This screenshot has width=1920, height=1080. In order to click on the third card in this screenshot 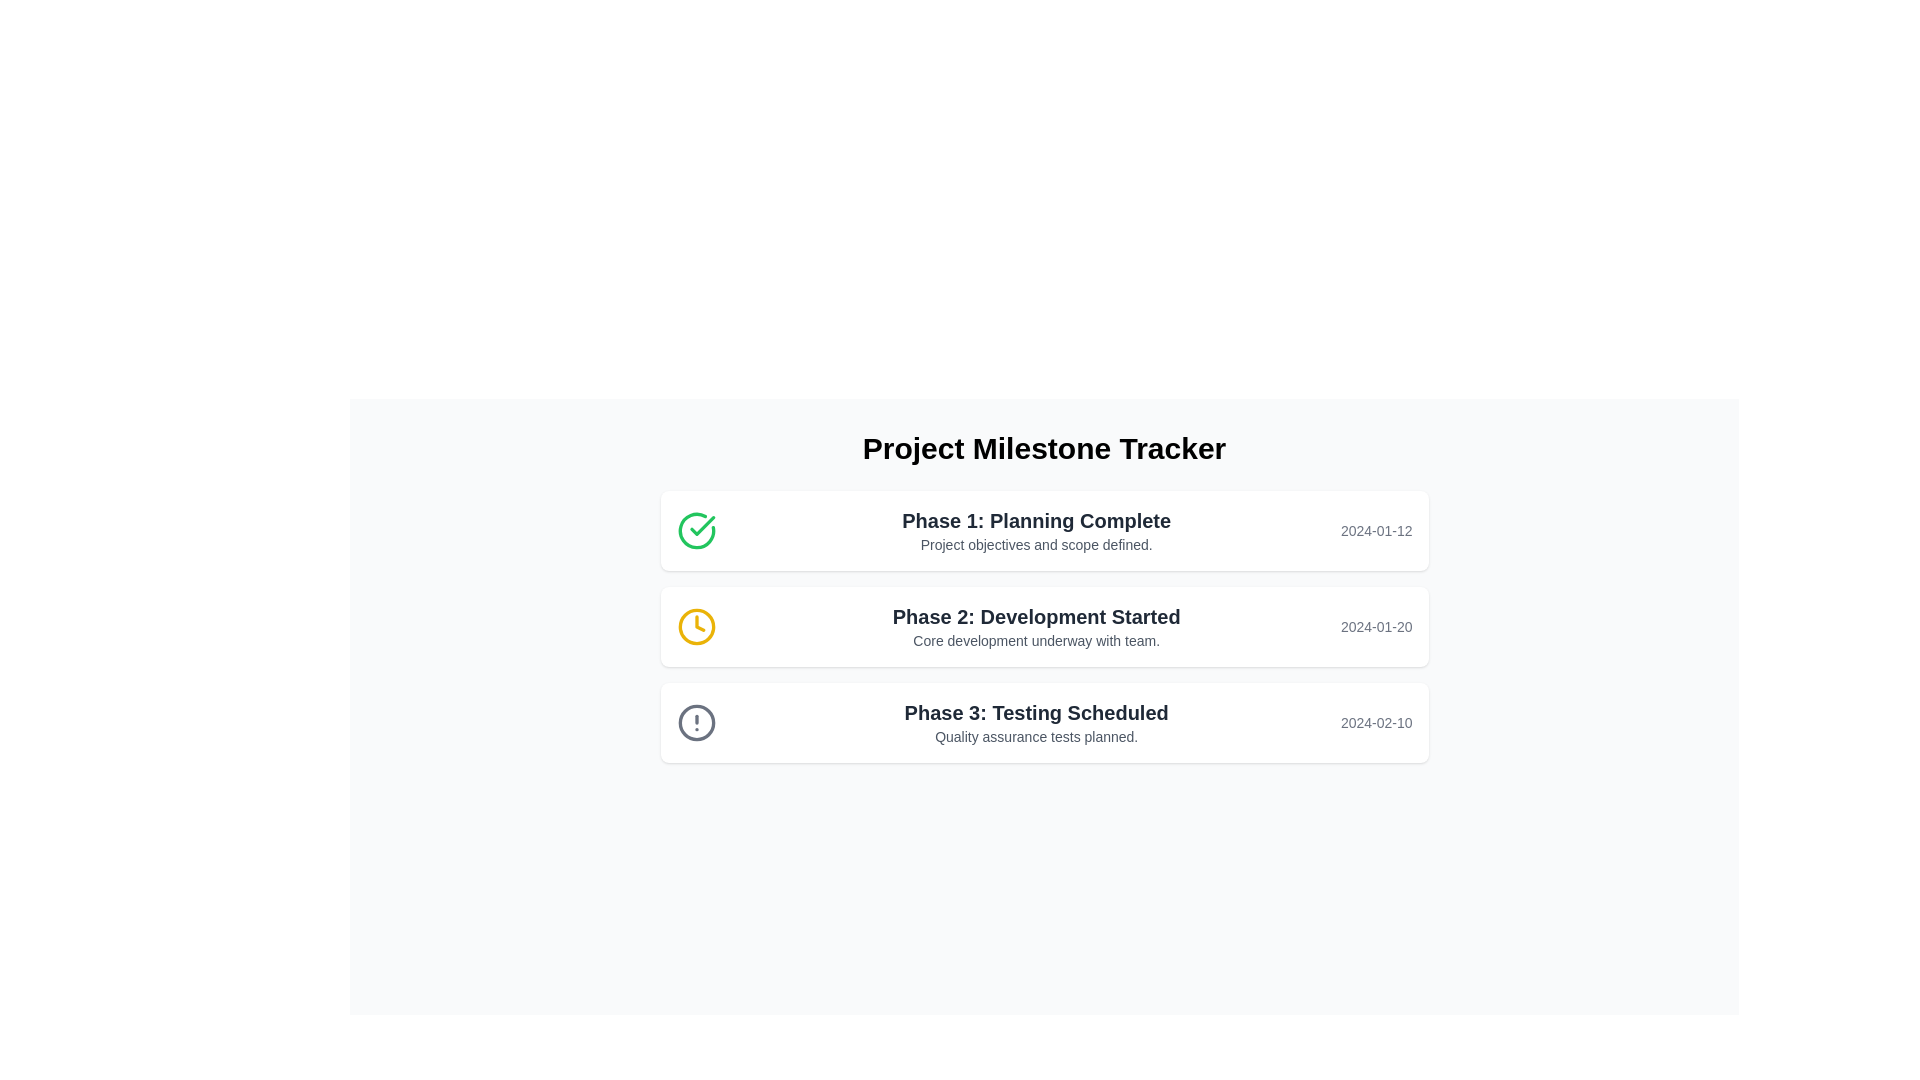, I will do `click(1043, 722)`.